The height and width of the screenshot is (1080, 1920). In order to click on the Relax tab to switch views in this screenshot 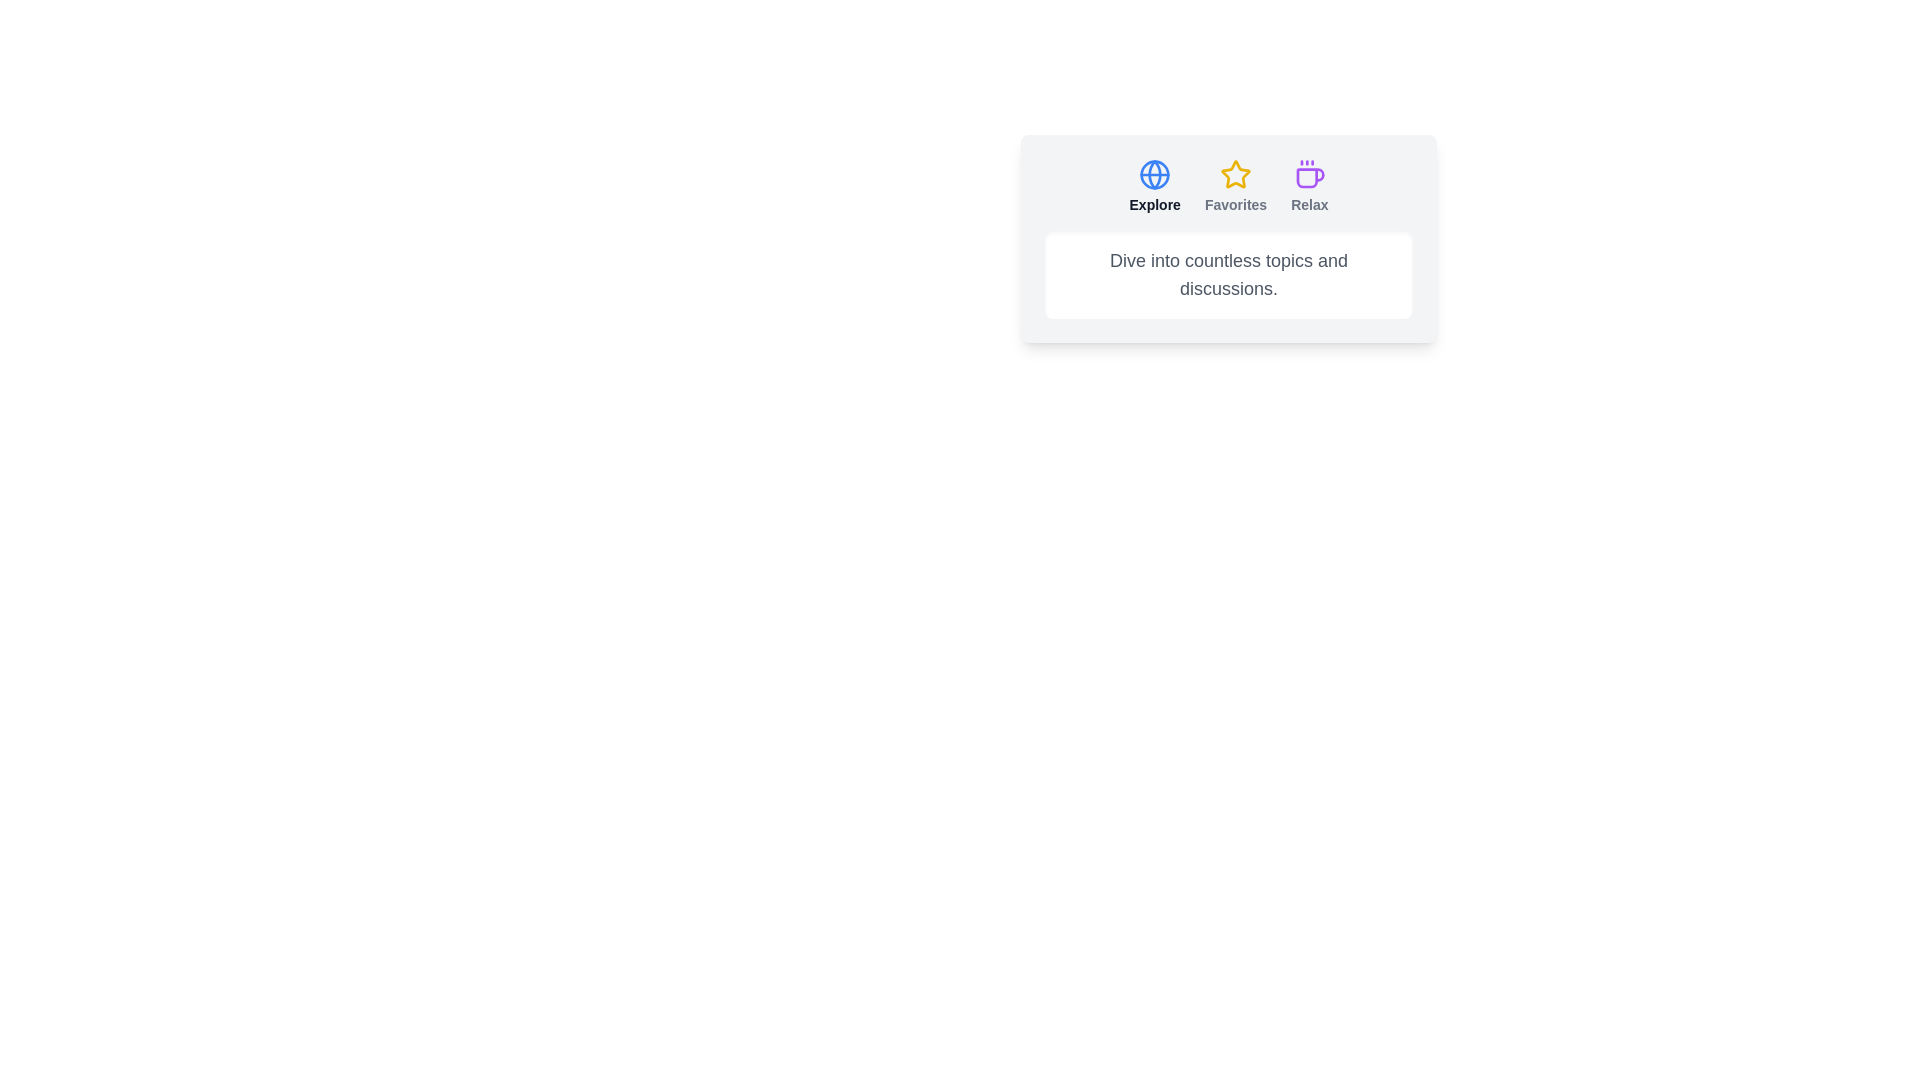, I will do `click(1309, 186)`.